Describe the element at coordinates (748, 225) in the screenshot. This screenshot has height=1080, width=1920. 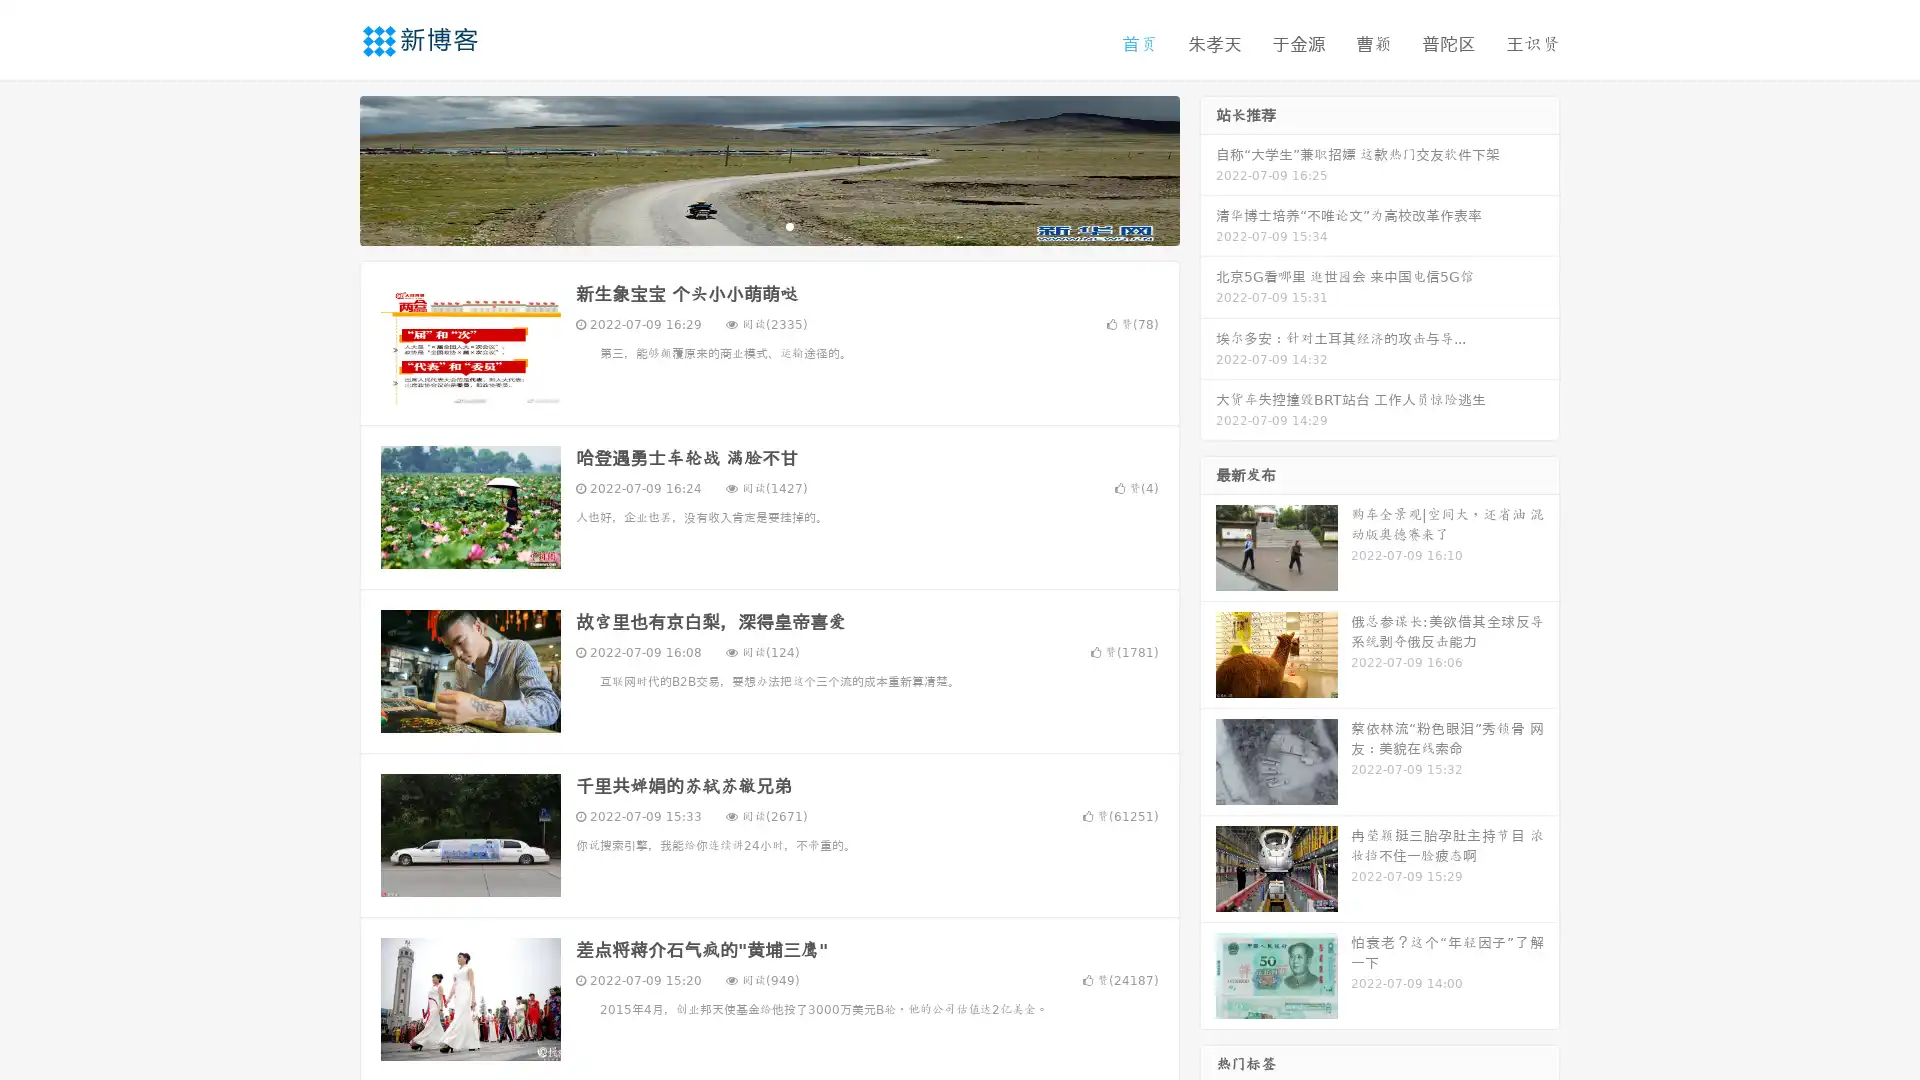
I see `Go to slide 1` at that location.